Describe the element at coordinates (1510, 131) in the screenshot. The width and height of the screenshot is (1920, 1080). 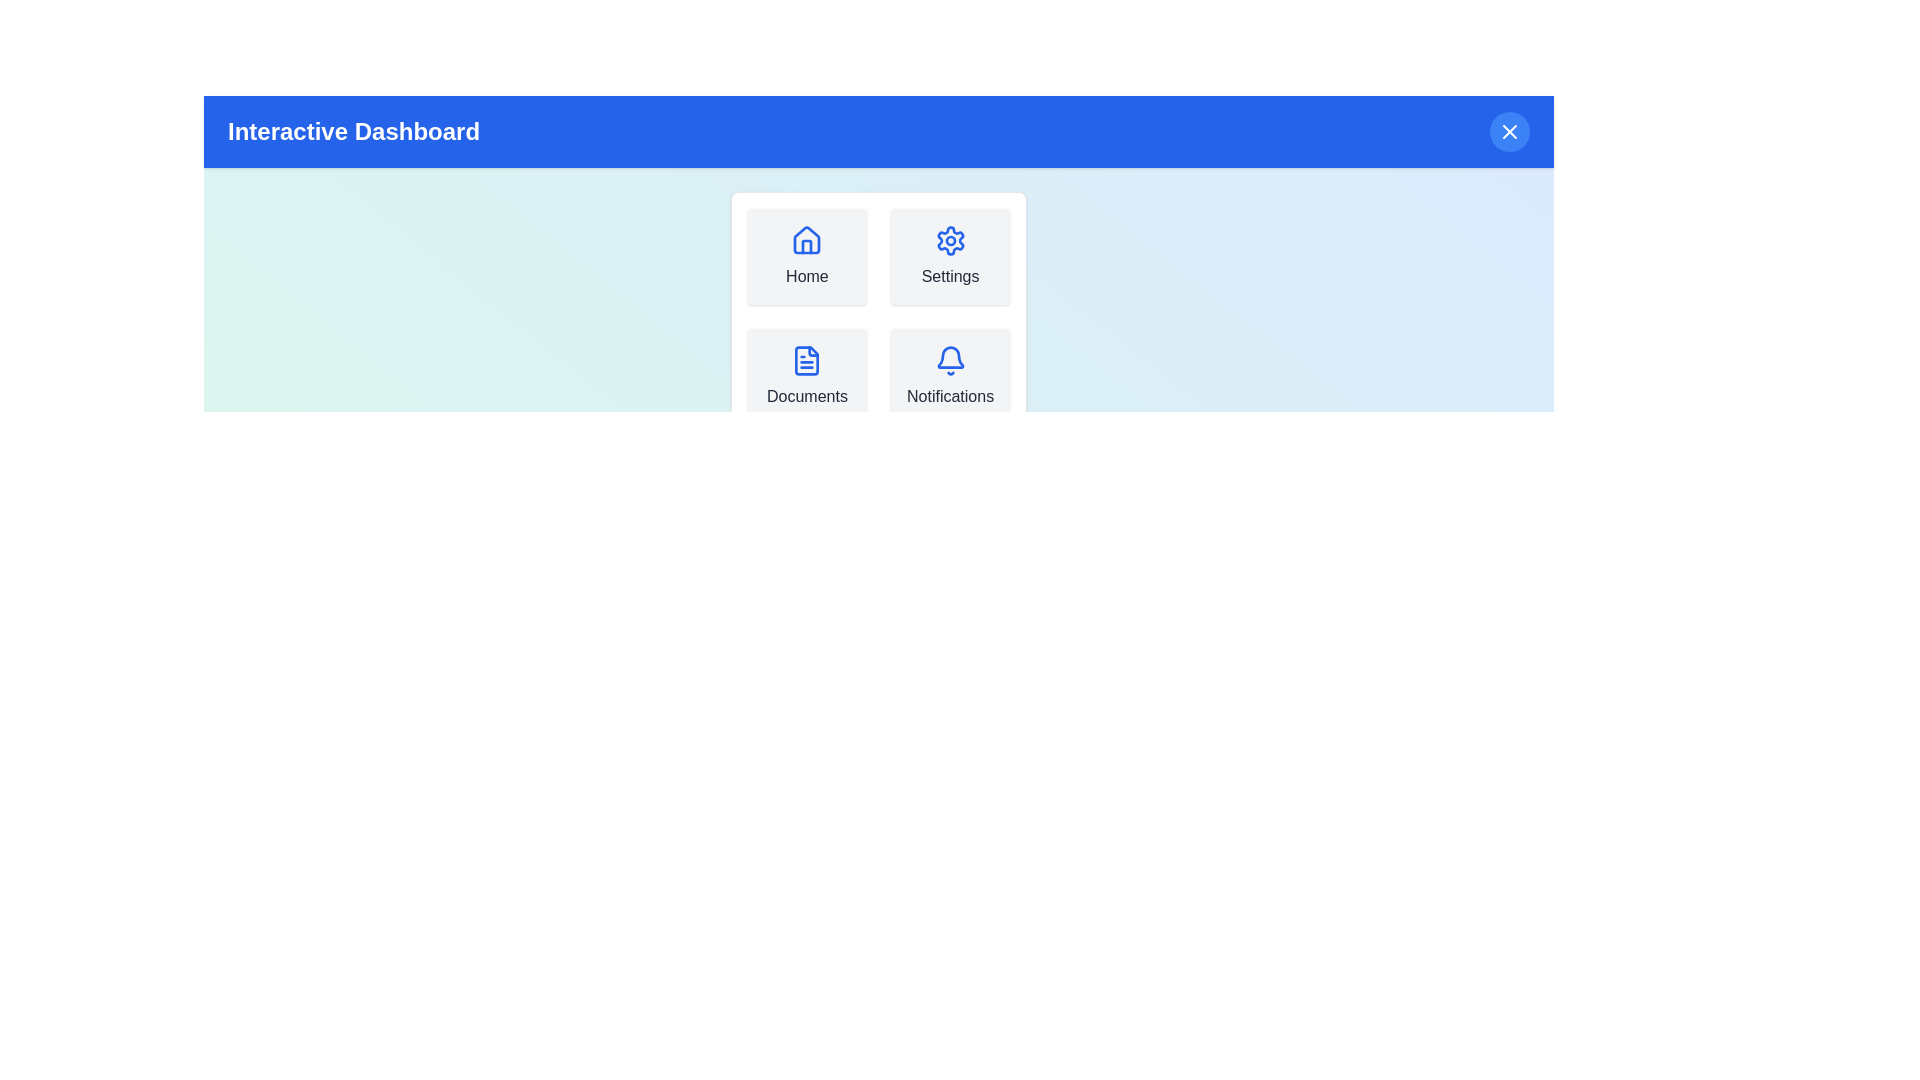
I see `the toggle button in the header to change the menu visibility` at that location.